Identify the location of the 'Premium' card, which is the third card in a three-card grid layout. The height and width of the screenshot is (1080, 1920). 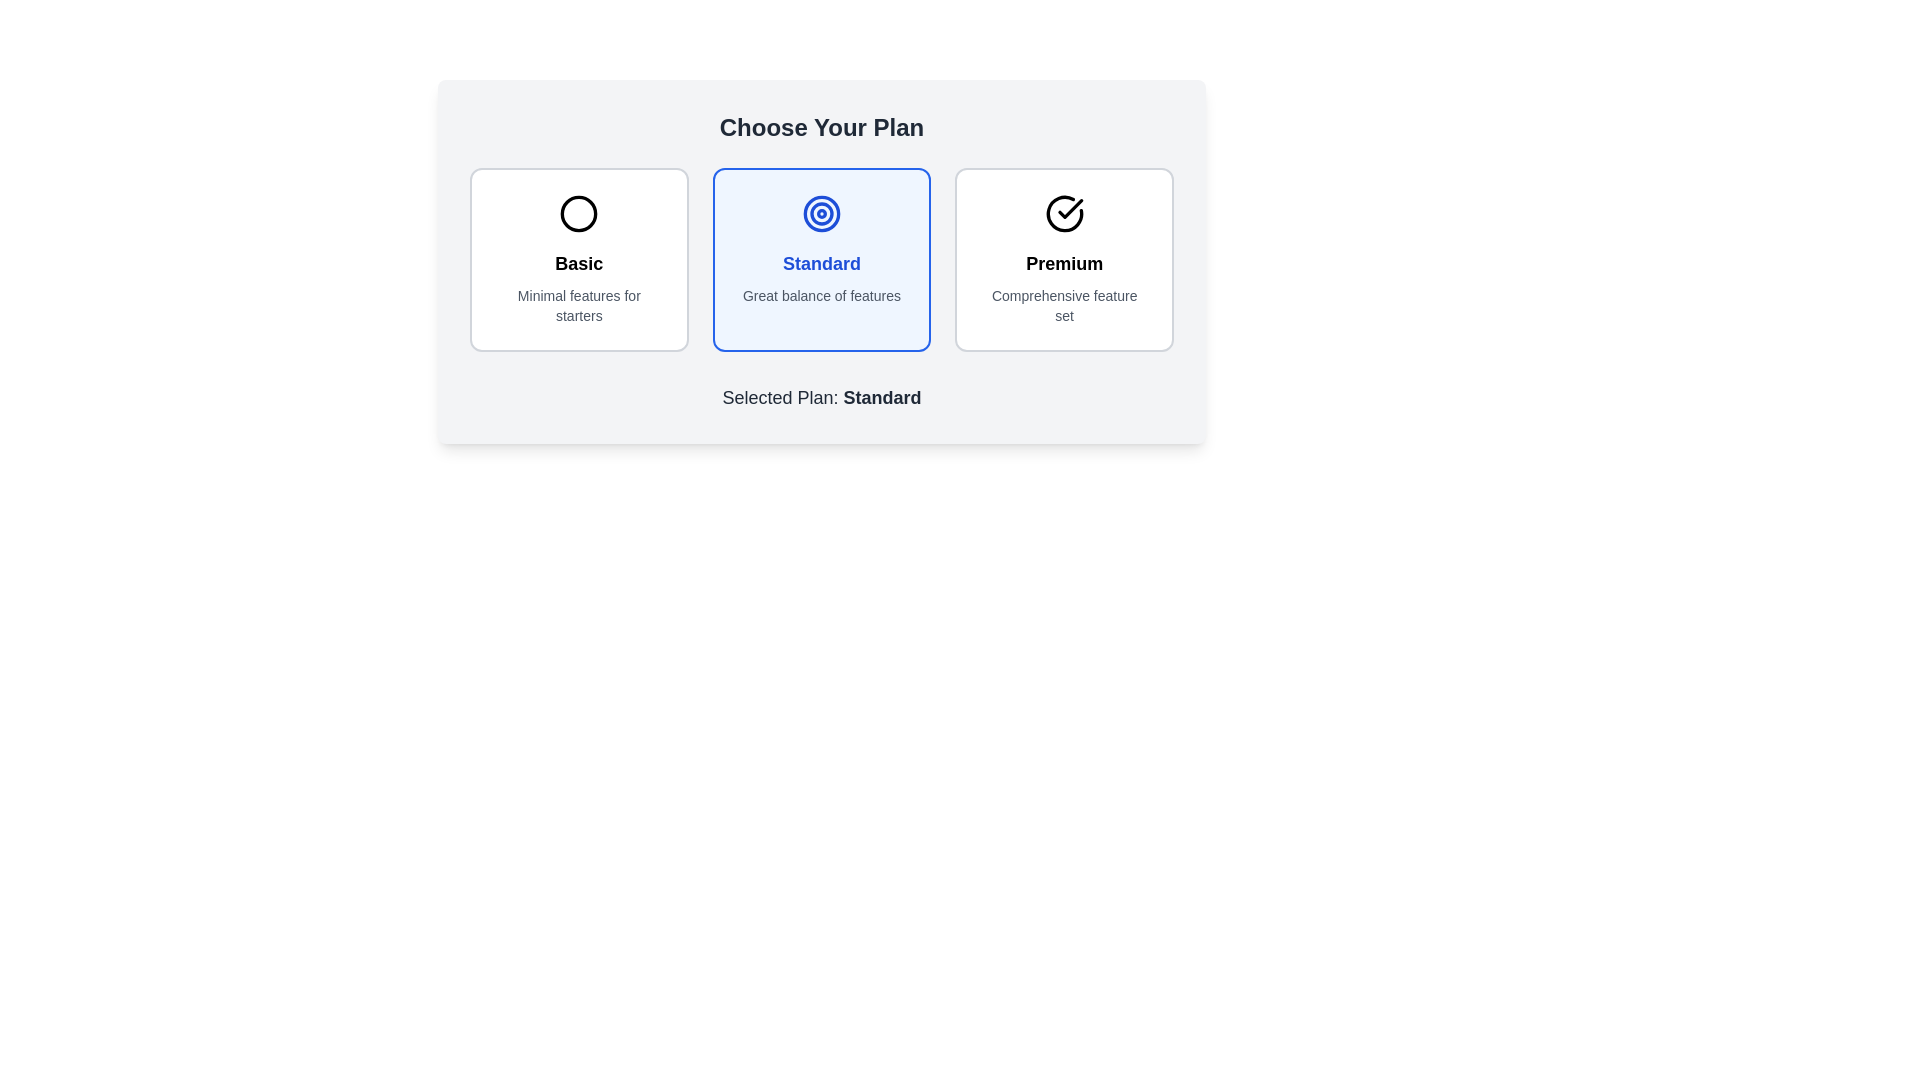
(1063, 258).